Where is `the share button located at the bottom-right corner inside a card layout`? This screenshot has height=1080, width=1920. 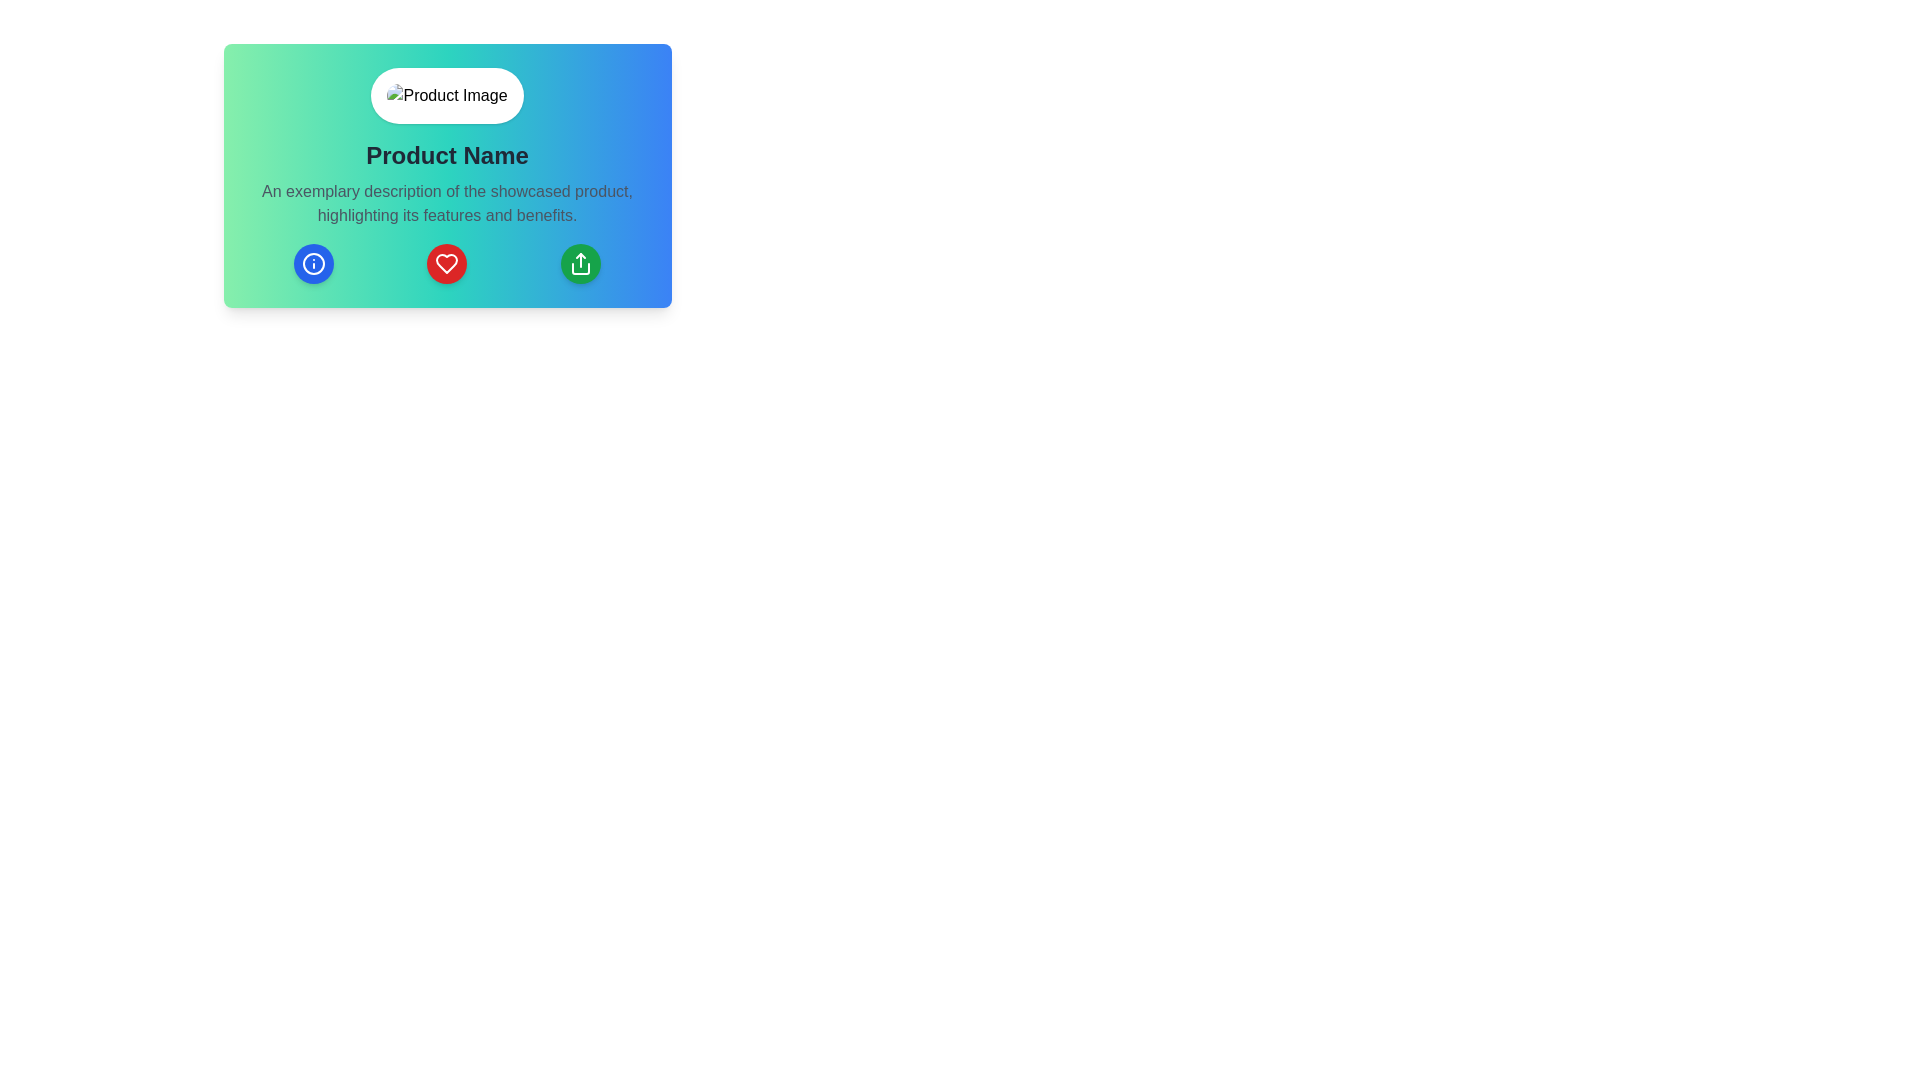 the share button located at the bottom-right corner inside a card layout is located at coordinates (579, 262).